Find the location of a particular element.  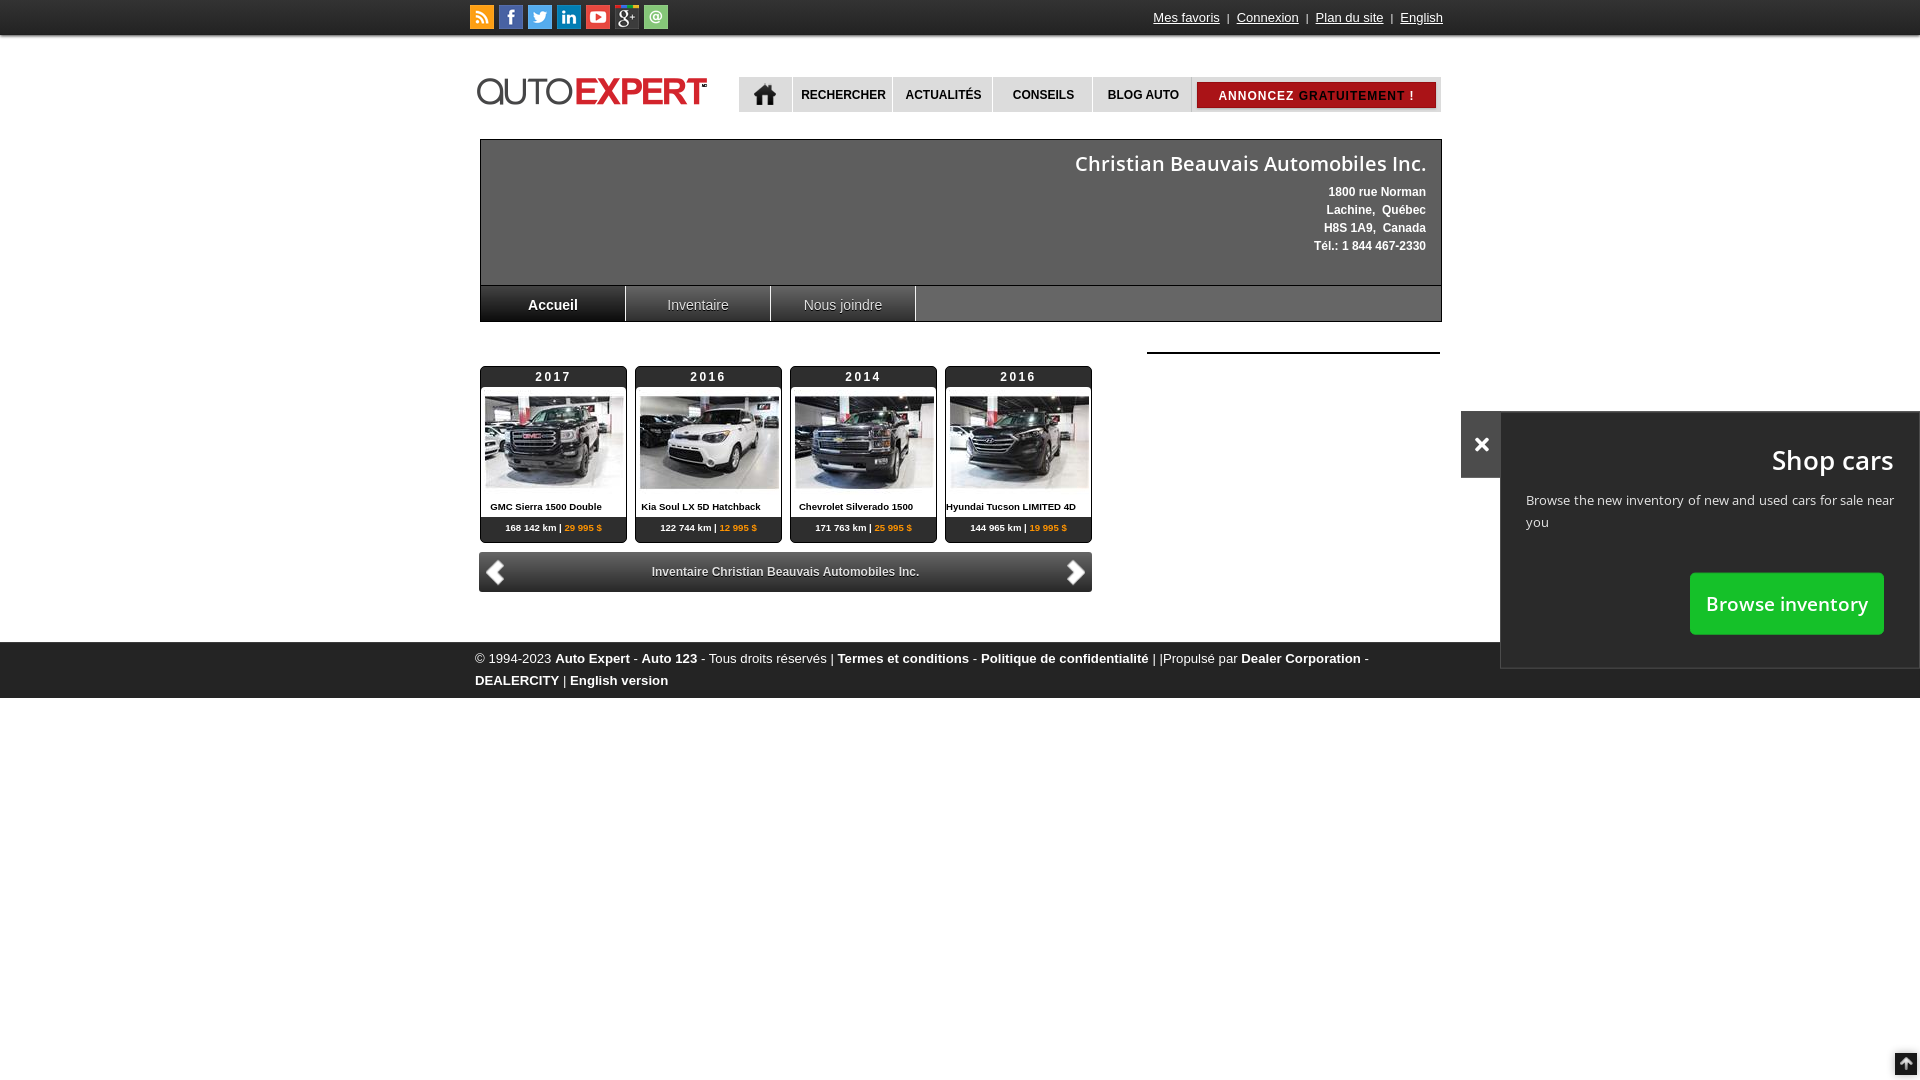

'Browse inventory' is located at coordinates (1688, 602).